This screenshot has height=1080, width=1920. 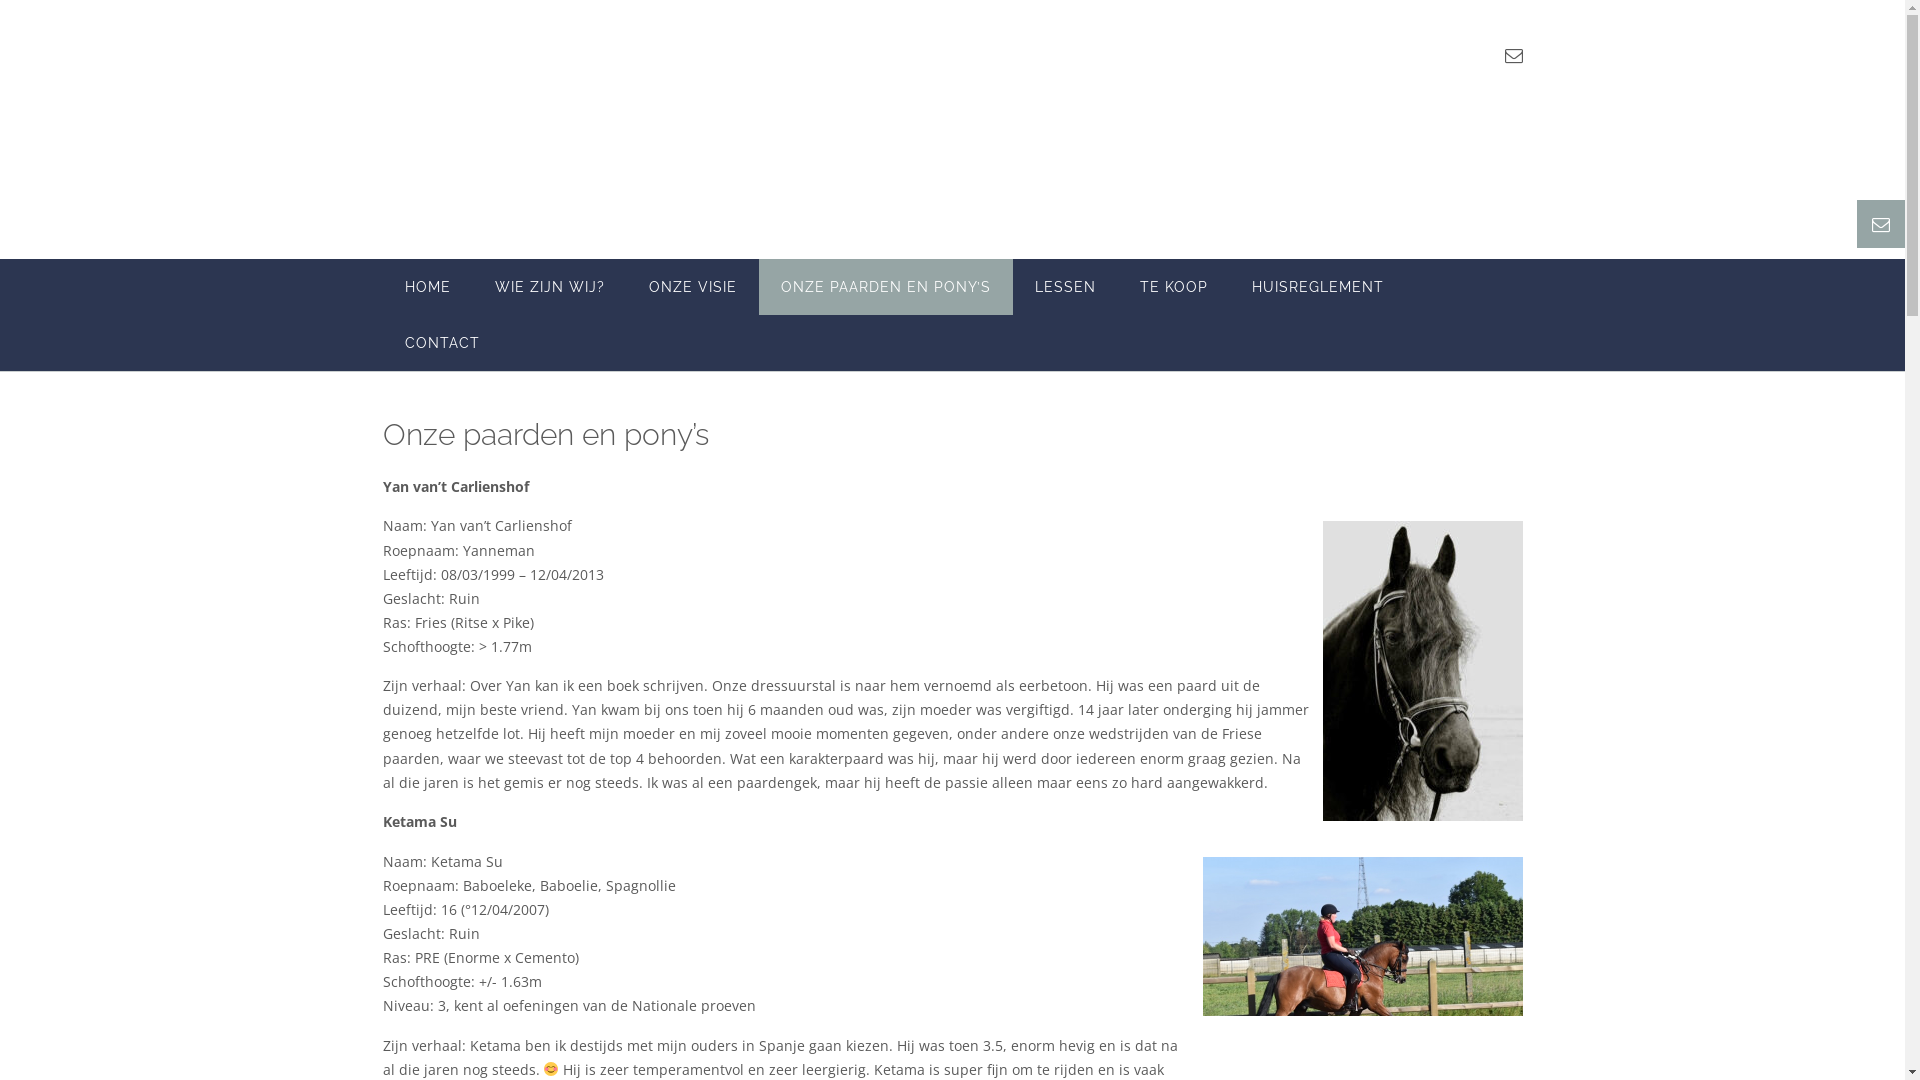 I want to click on 'CONTACT', so click(x=440, y=342).